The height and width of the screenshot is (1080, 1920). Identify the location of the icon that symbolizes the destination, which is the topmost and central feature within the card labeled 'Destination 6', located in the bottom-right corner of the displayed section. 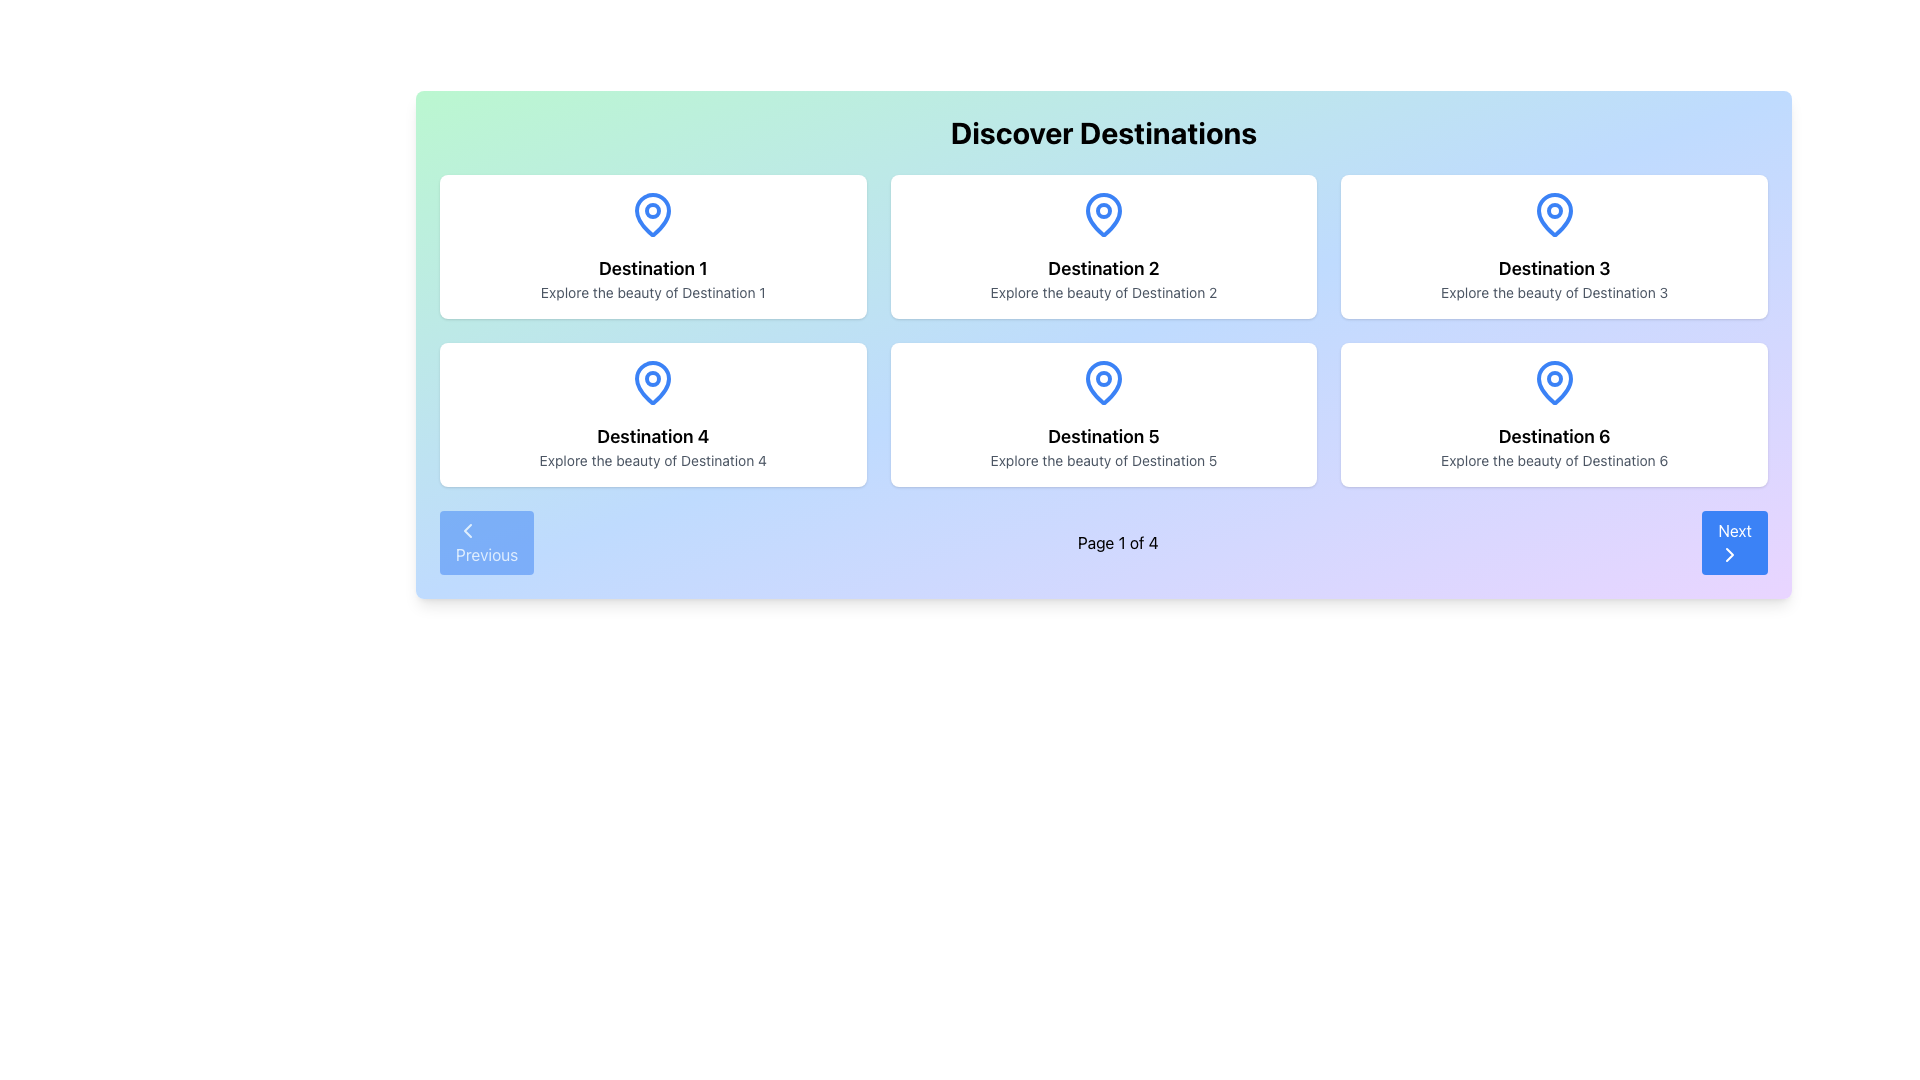
(1553, 382).